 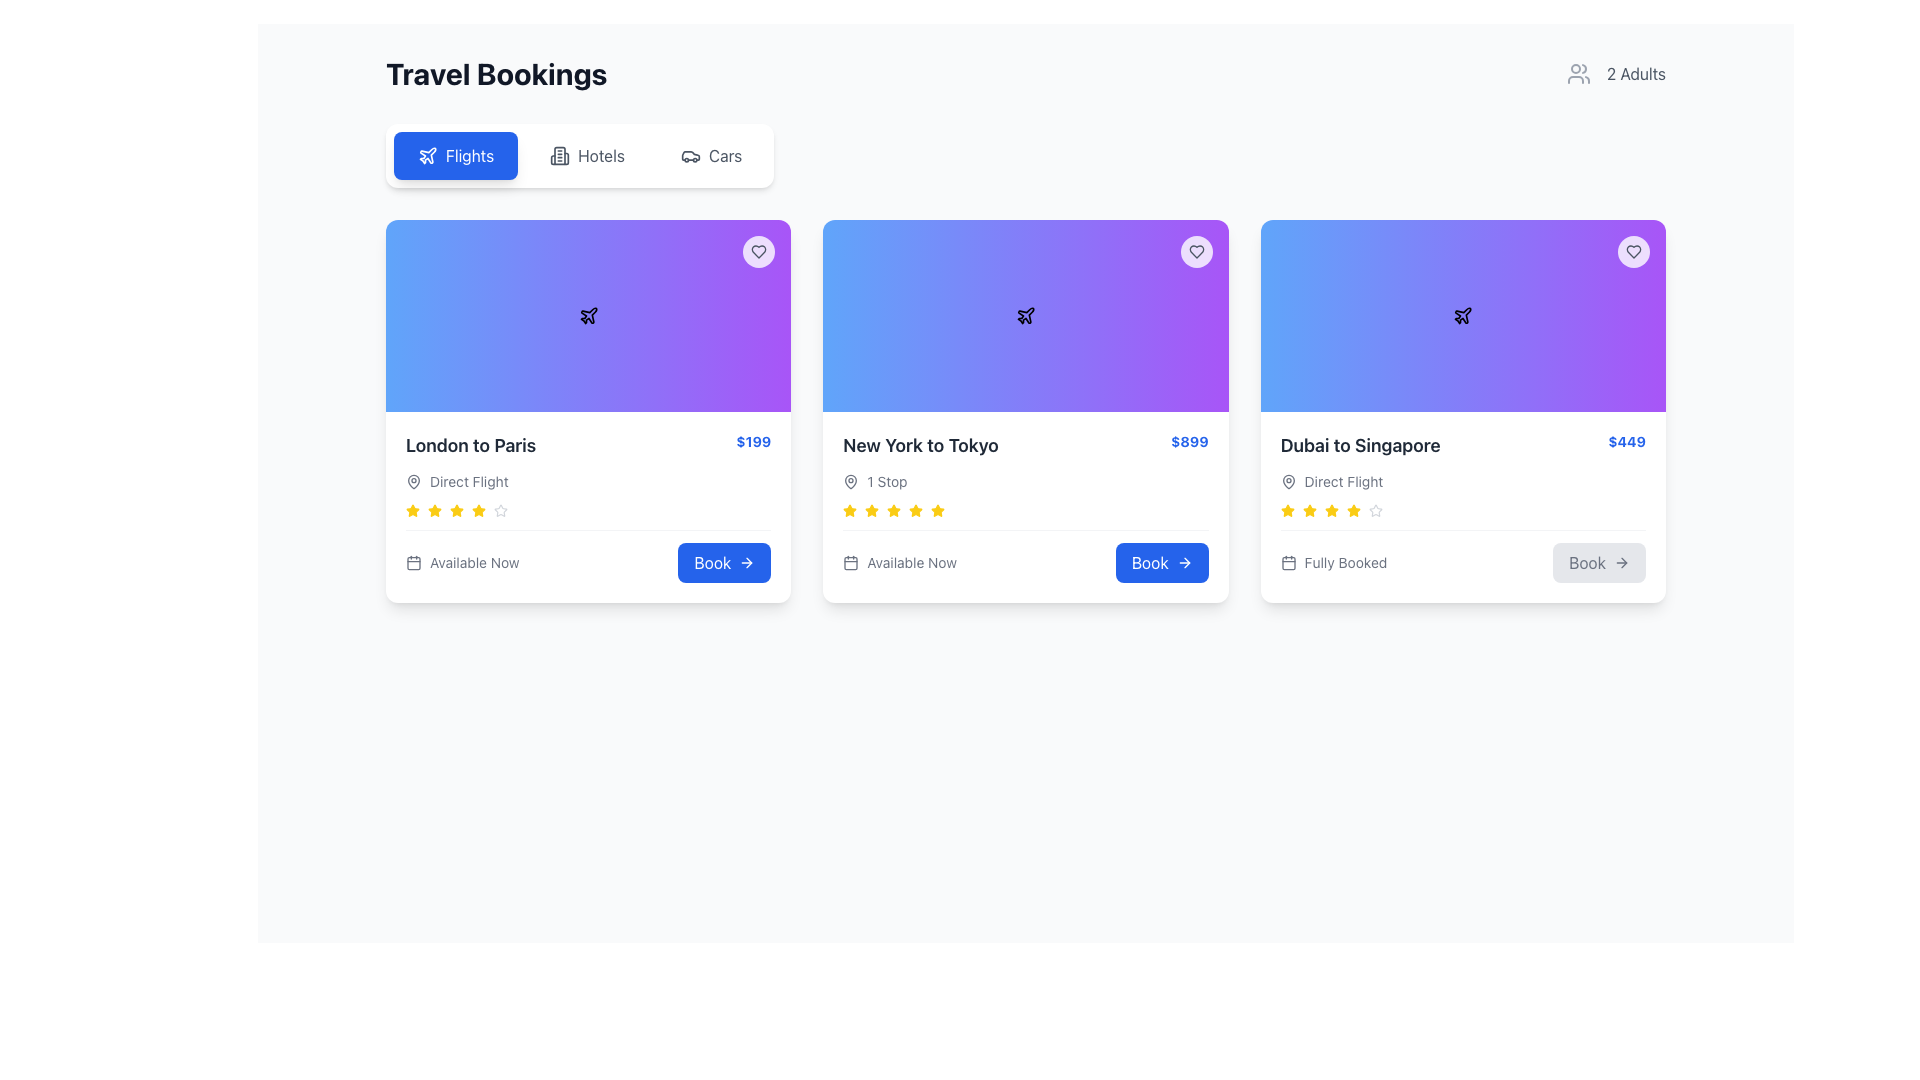 I want to click on availability status from the 'Available Now' text label located in the bottom-left corner of the 'London to Paris' panel, above the 'Book' button, so click(x=461, y=563).